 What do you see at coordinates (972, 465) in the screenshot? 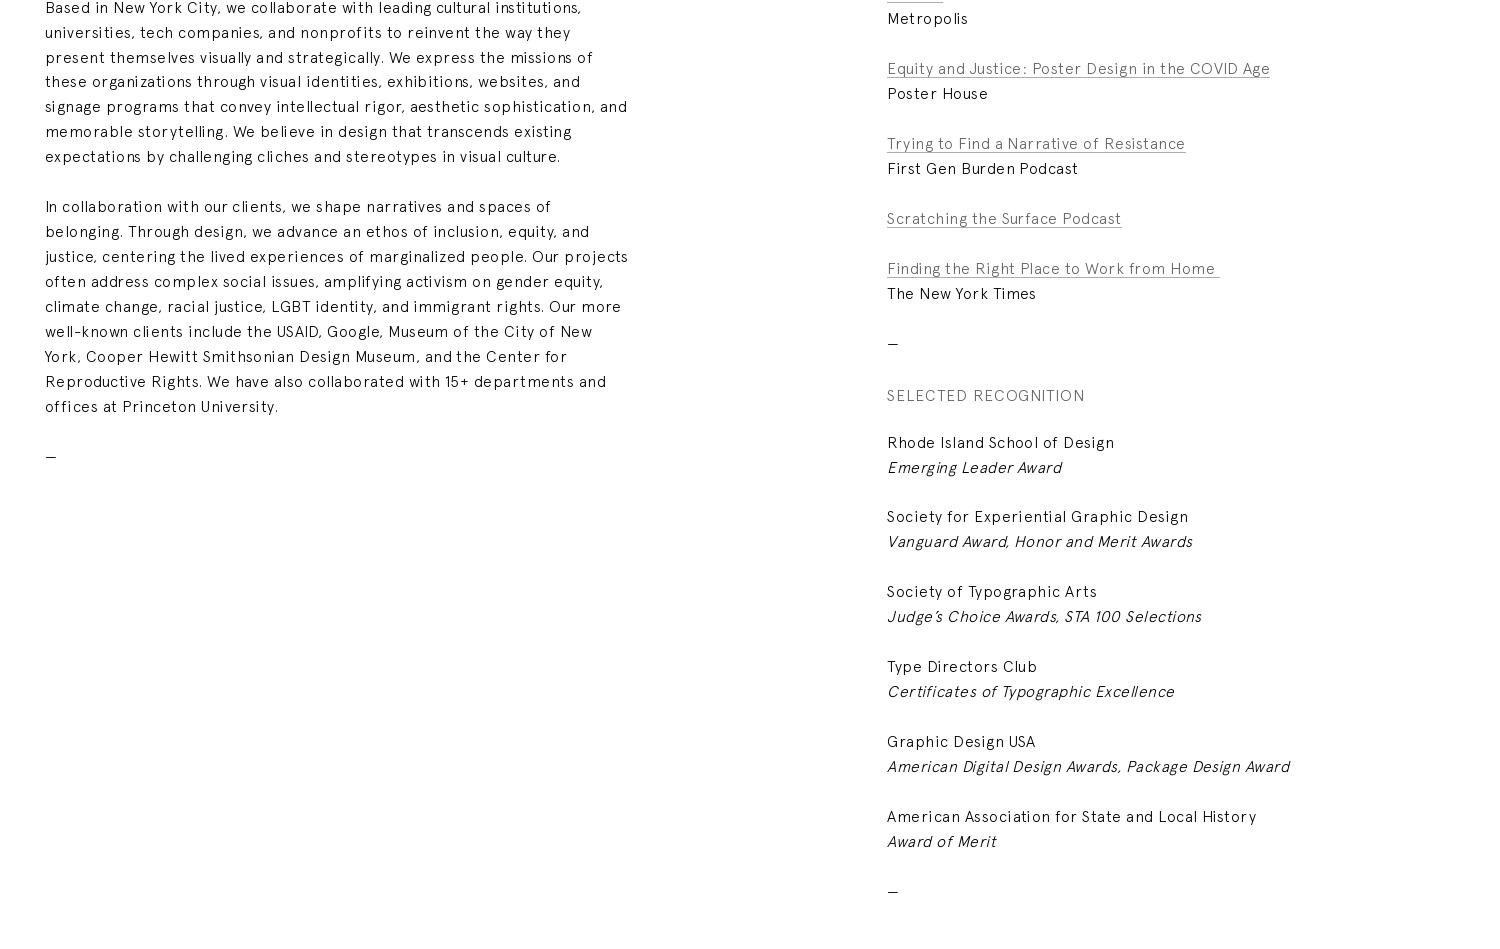
I see `'Emerging Leader Award'` at bounding box center [972, 465].